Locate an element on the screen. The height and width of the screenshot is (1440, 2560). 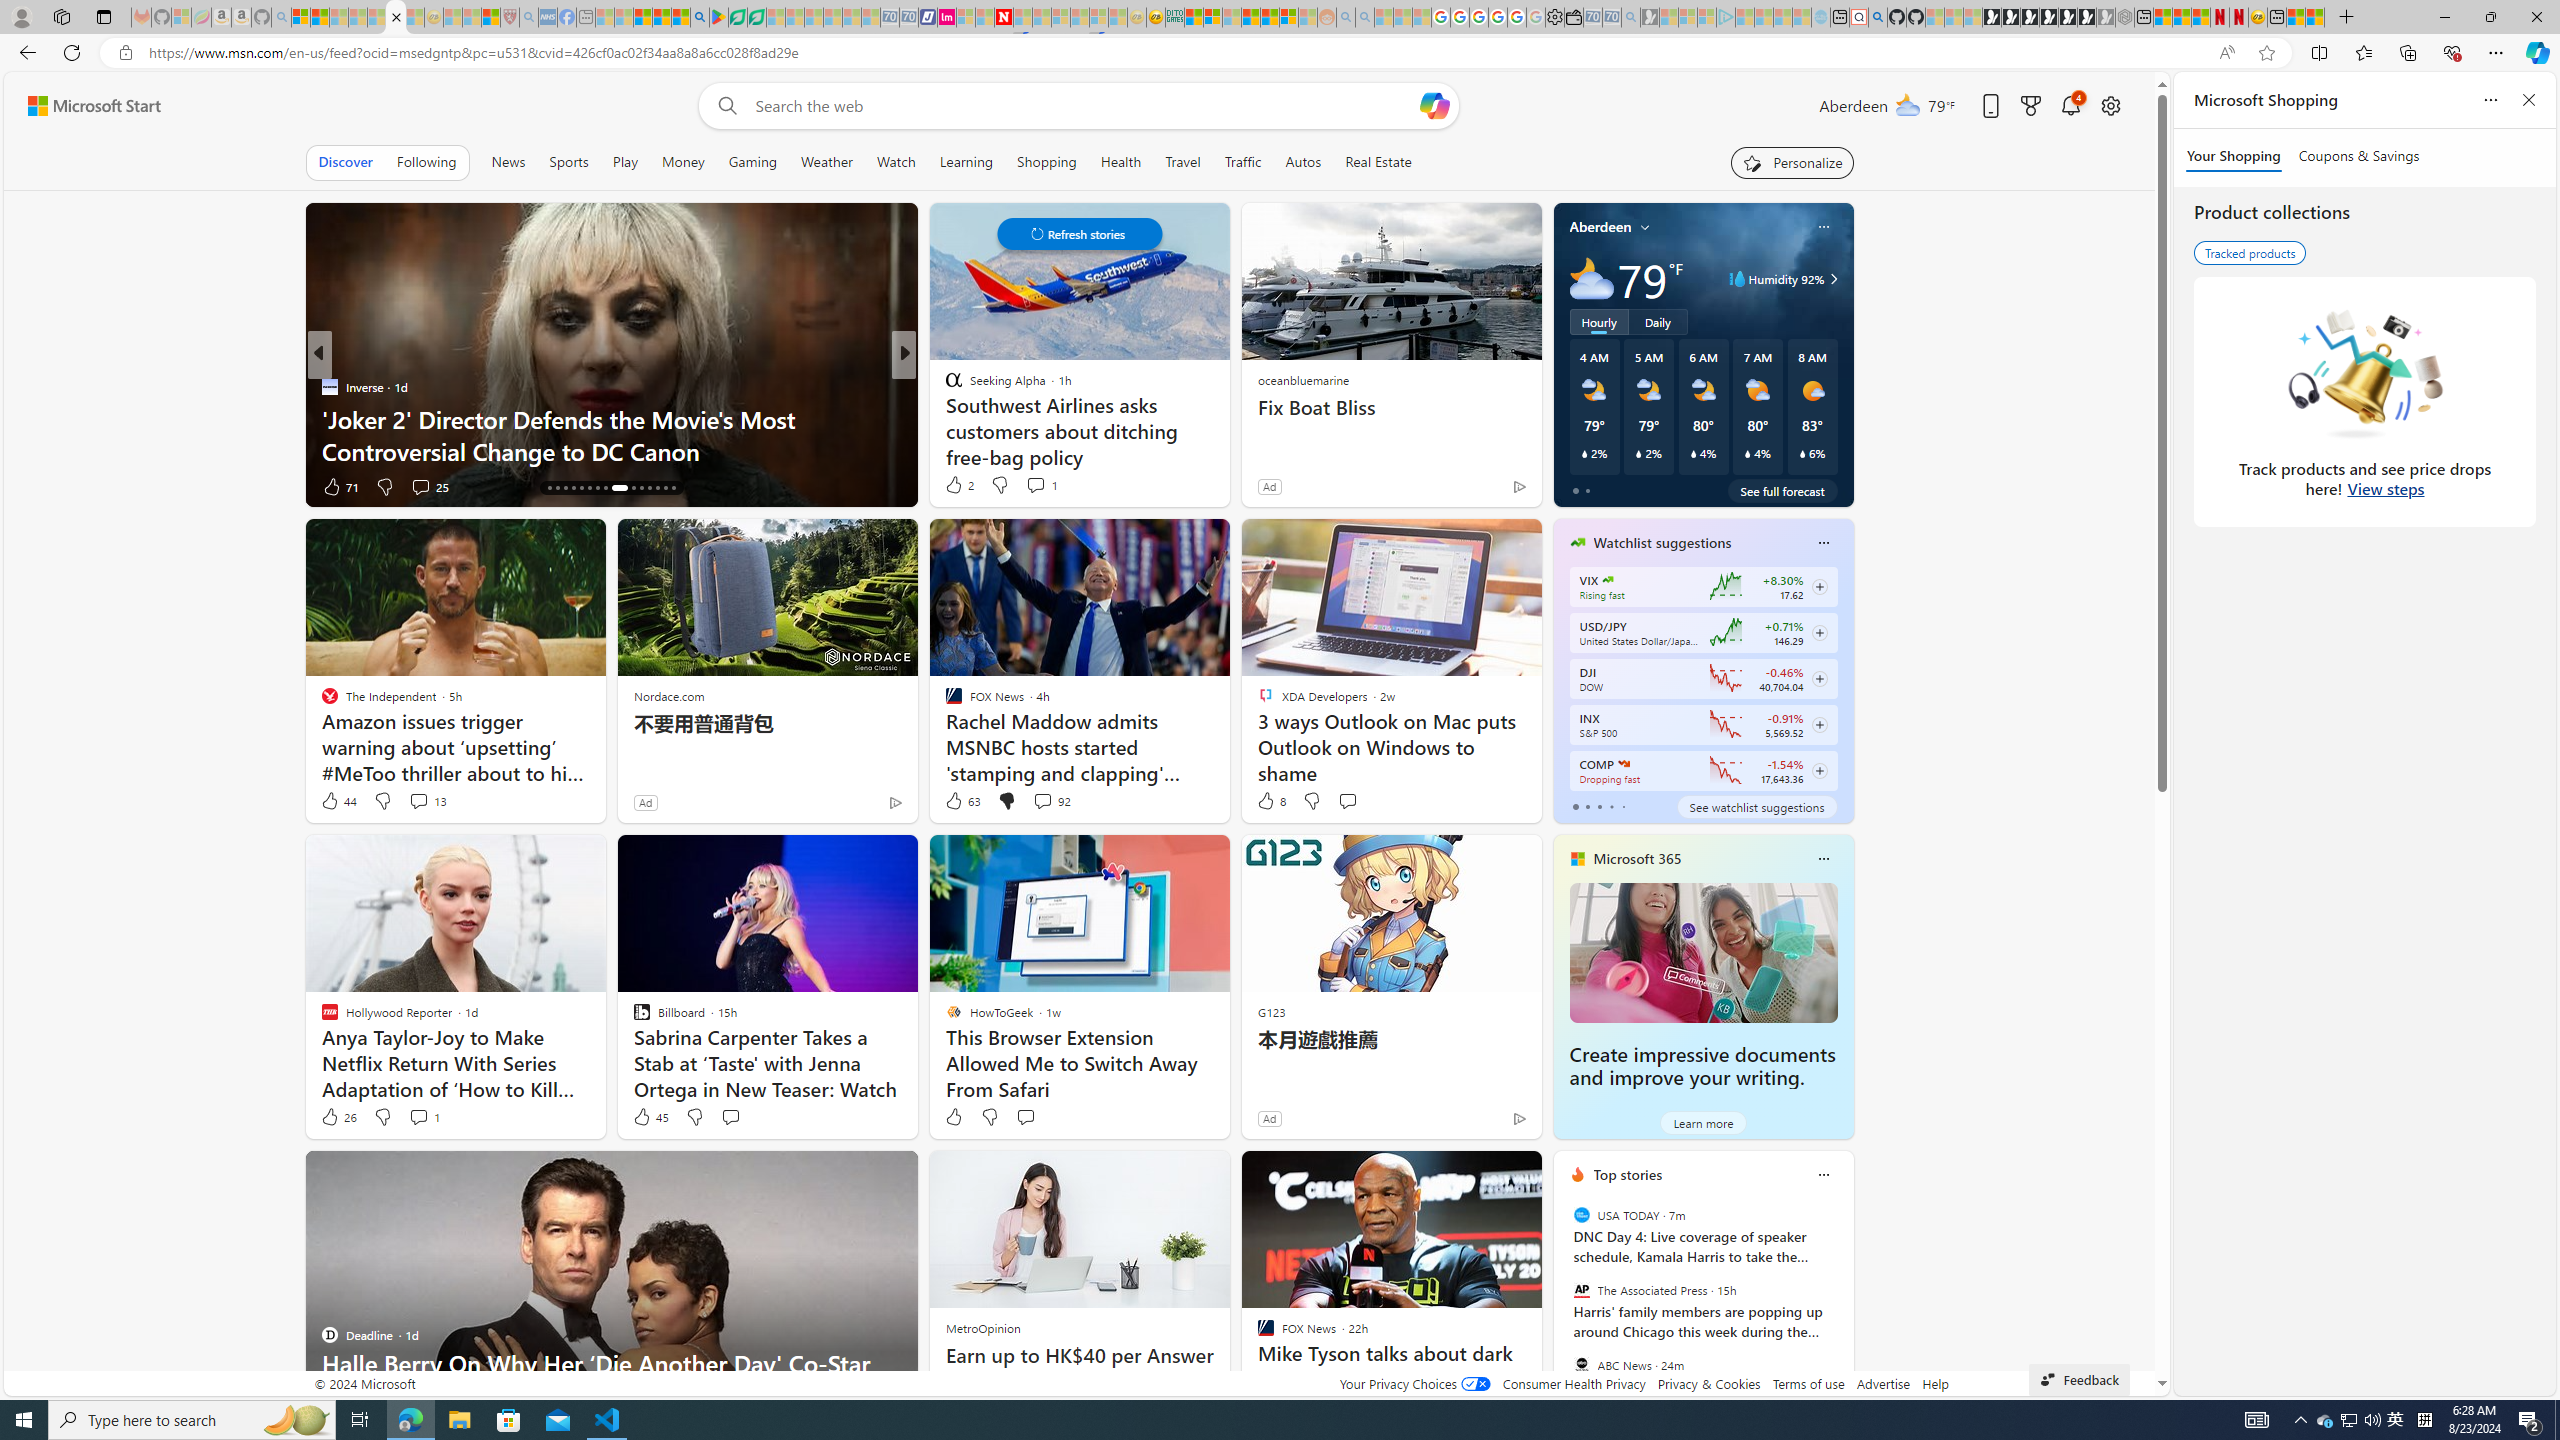
'Feedback' is located at coordinates (2079, 1378).